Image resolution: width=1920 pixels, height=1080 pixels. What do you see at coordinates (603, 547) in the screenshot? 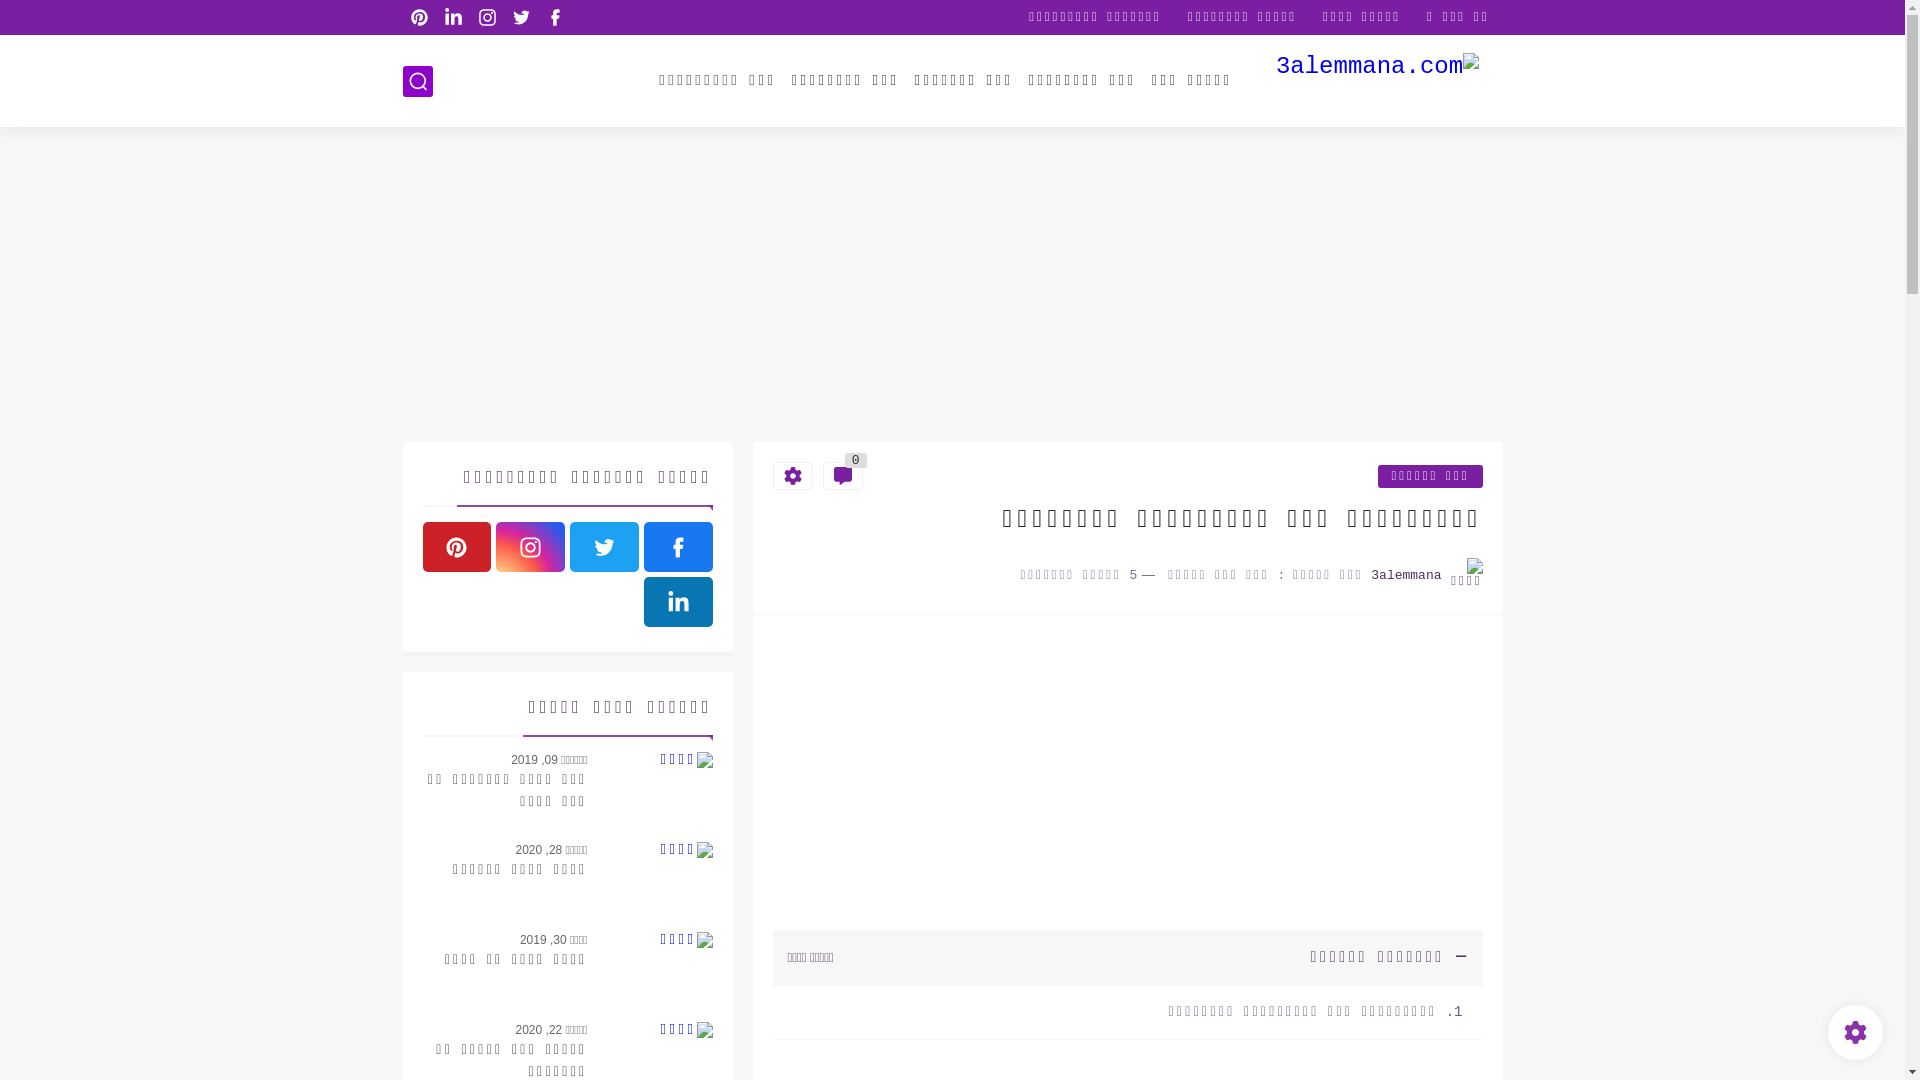
I see `'twitter'` at bounding box center [603, 547].